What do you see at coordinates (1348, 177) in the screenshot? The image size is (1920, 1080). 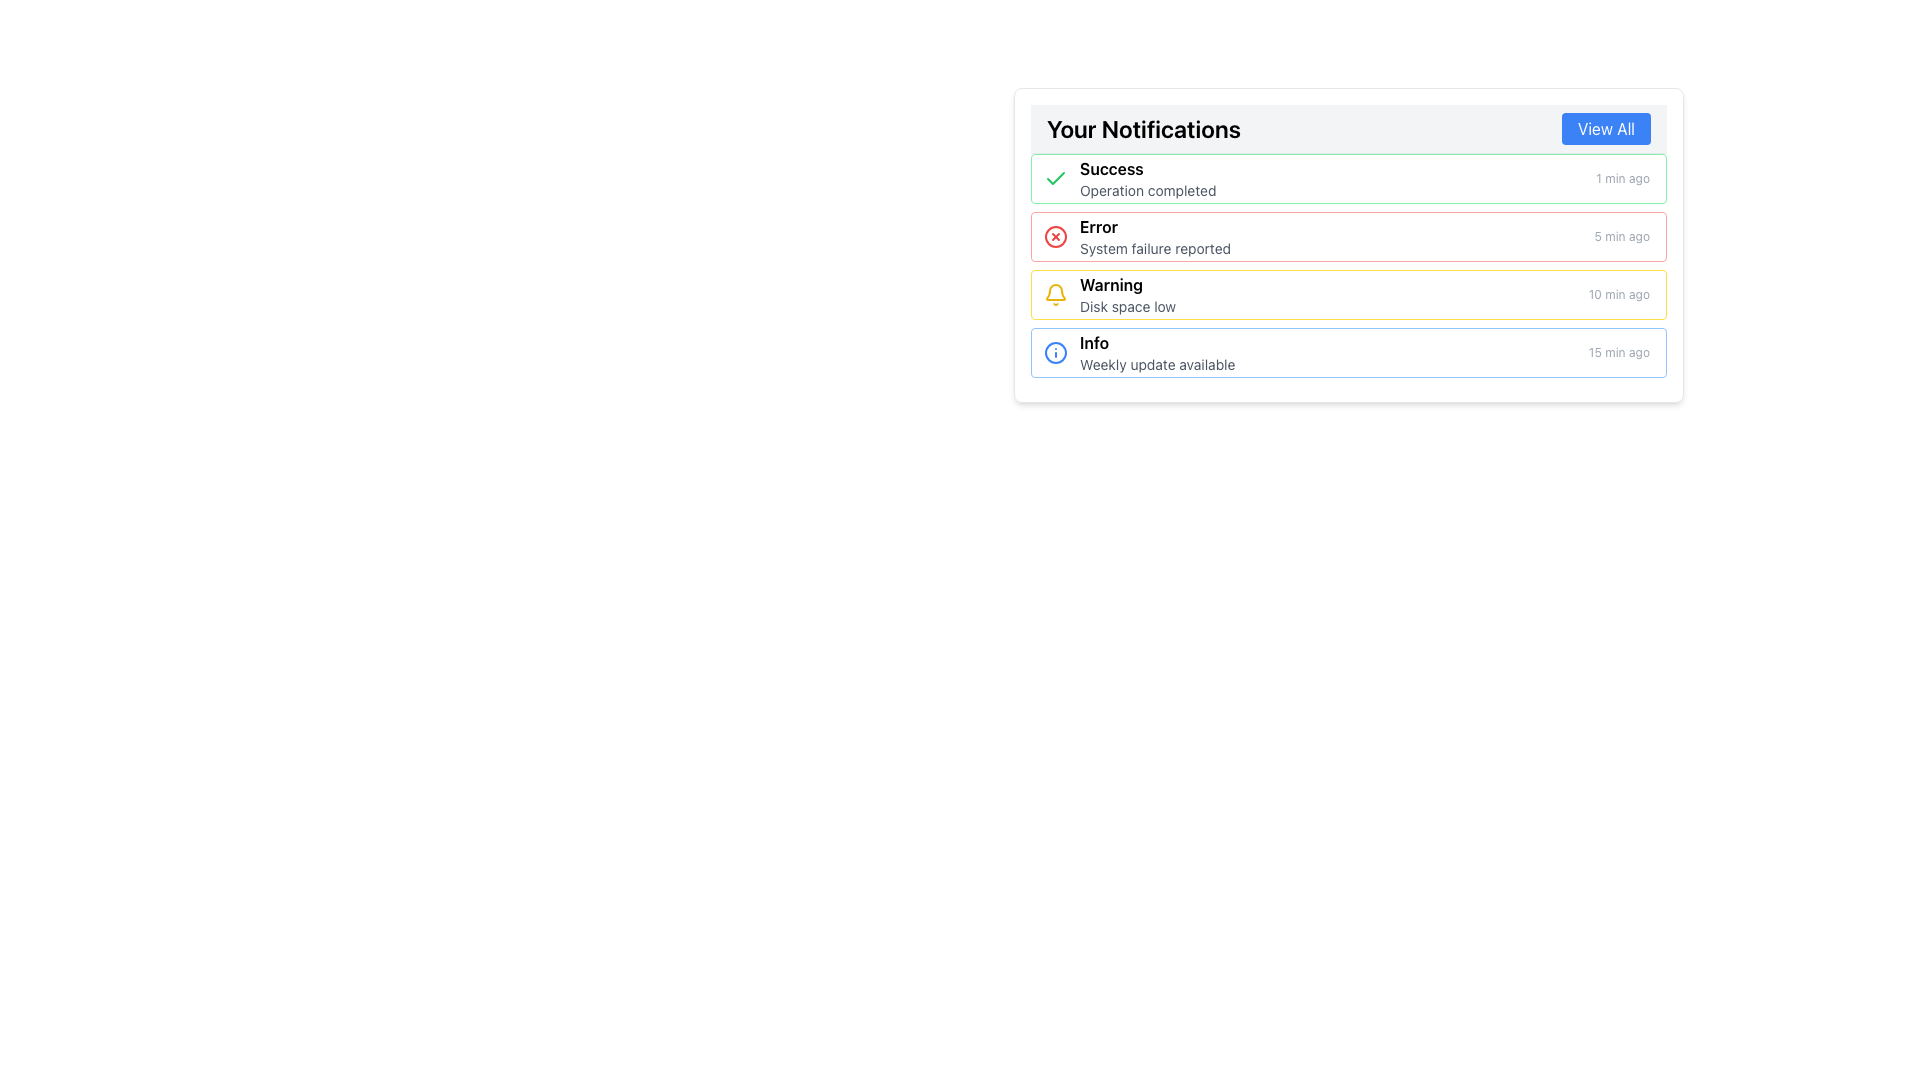 I see `the notification card with a green checkmark titled 'Success', which indicates that an operation has been completed, located at the top of the notification list` at bounding box center [1348, 177].